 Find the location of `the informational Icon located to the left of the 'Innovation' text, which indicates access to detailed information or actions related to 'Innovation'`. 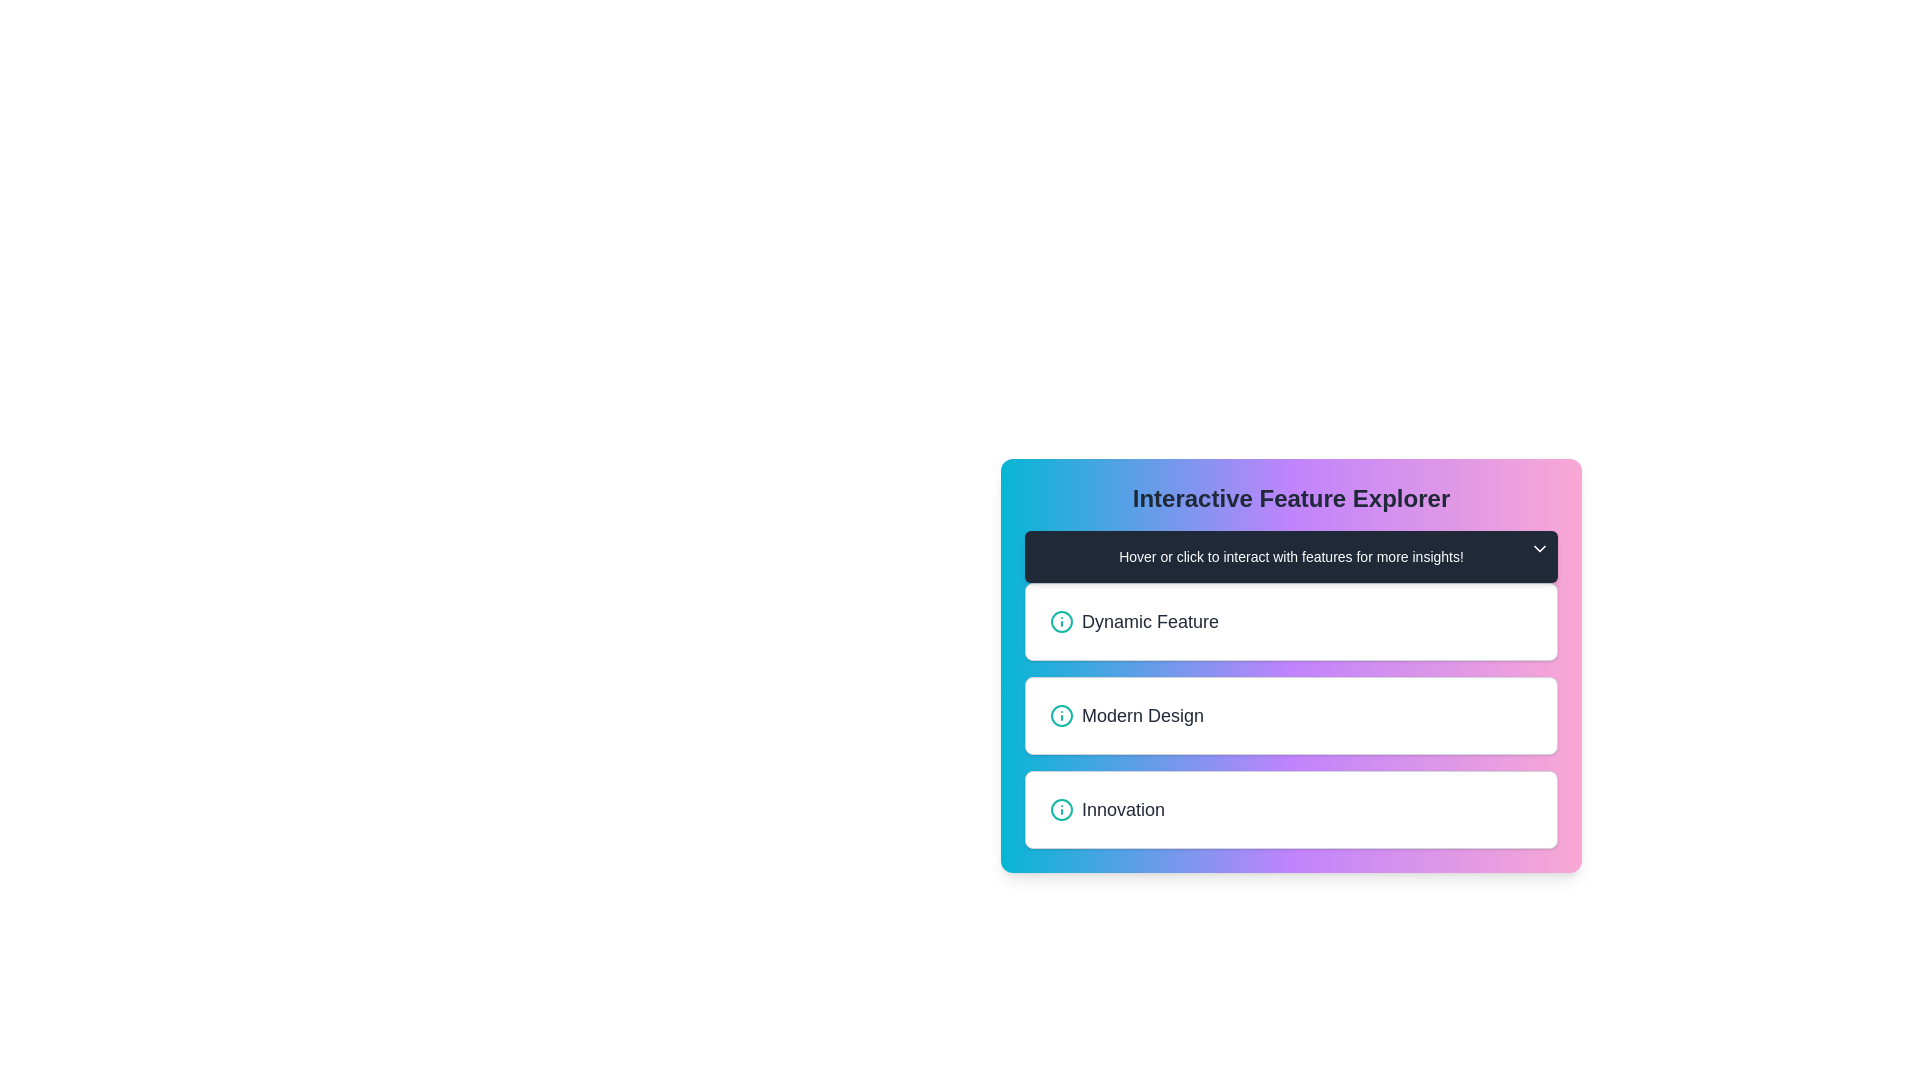

the informational Icon located to the left of the 'Innovation' text, which indicates access to detailed information or actions related to 'Innovation' is located at coordinates (1060, 810).